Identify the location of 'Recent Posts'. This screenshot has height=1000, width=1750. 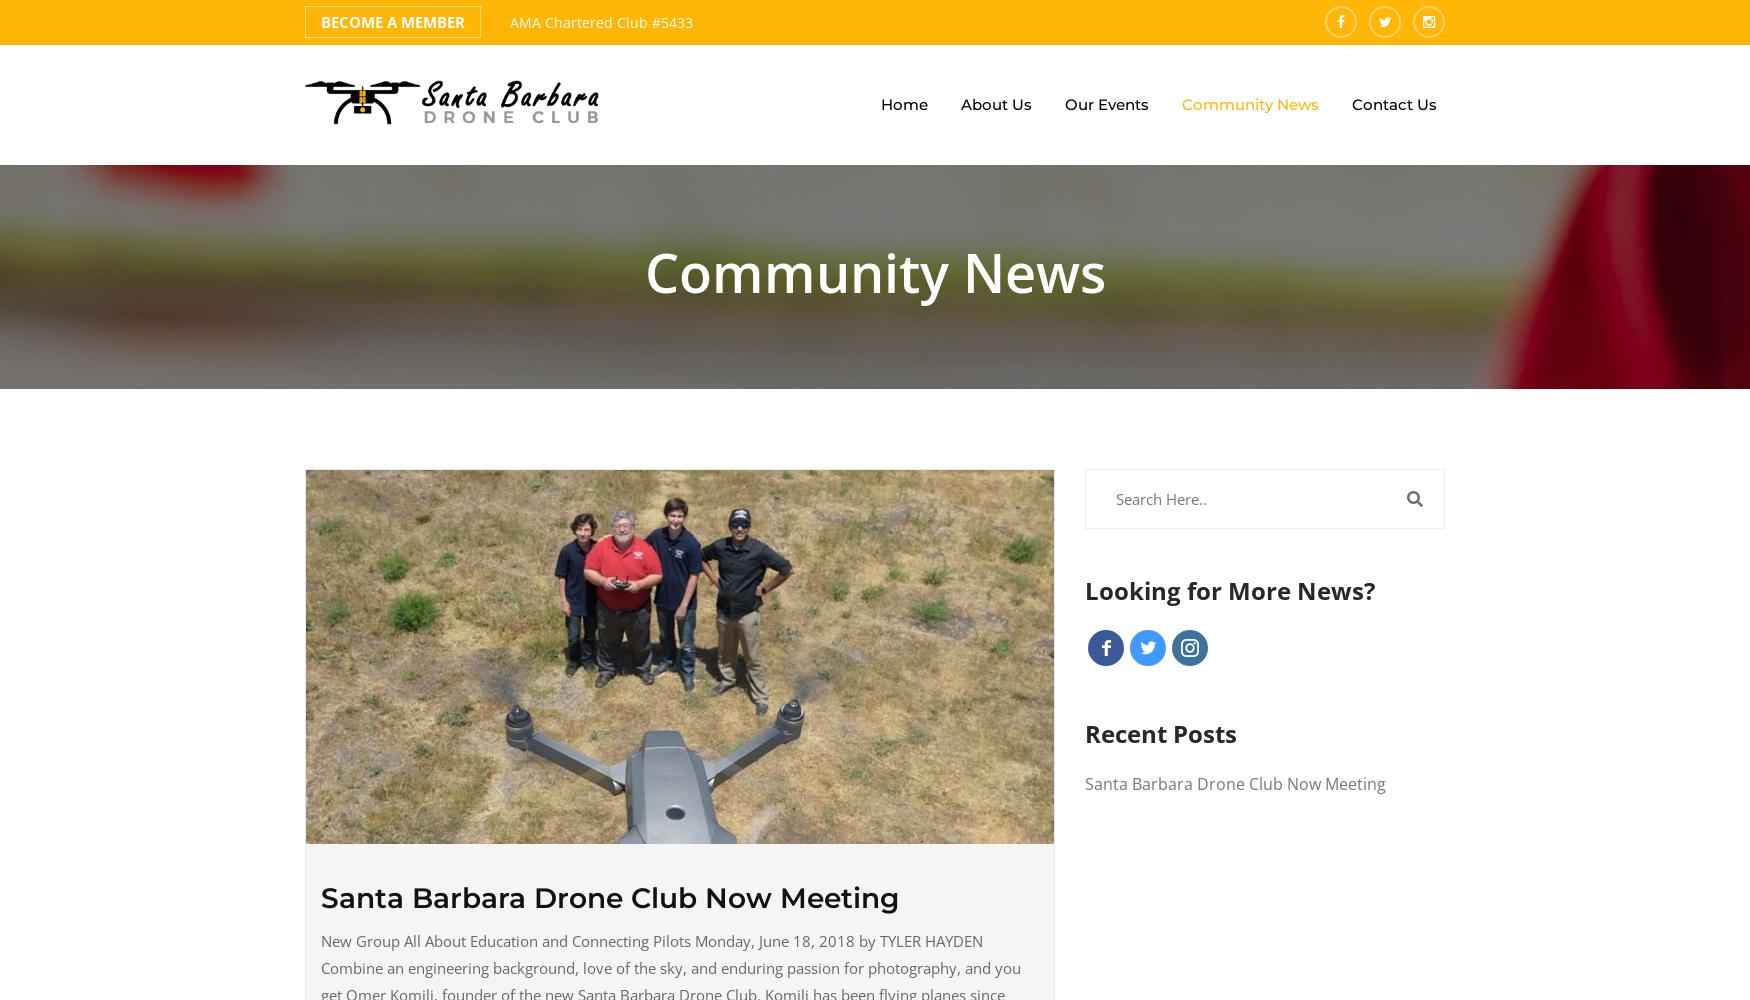
(1159, 732).